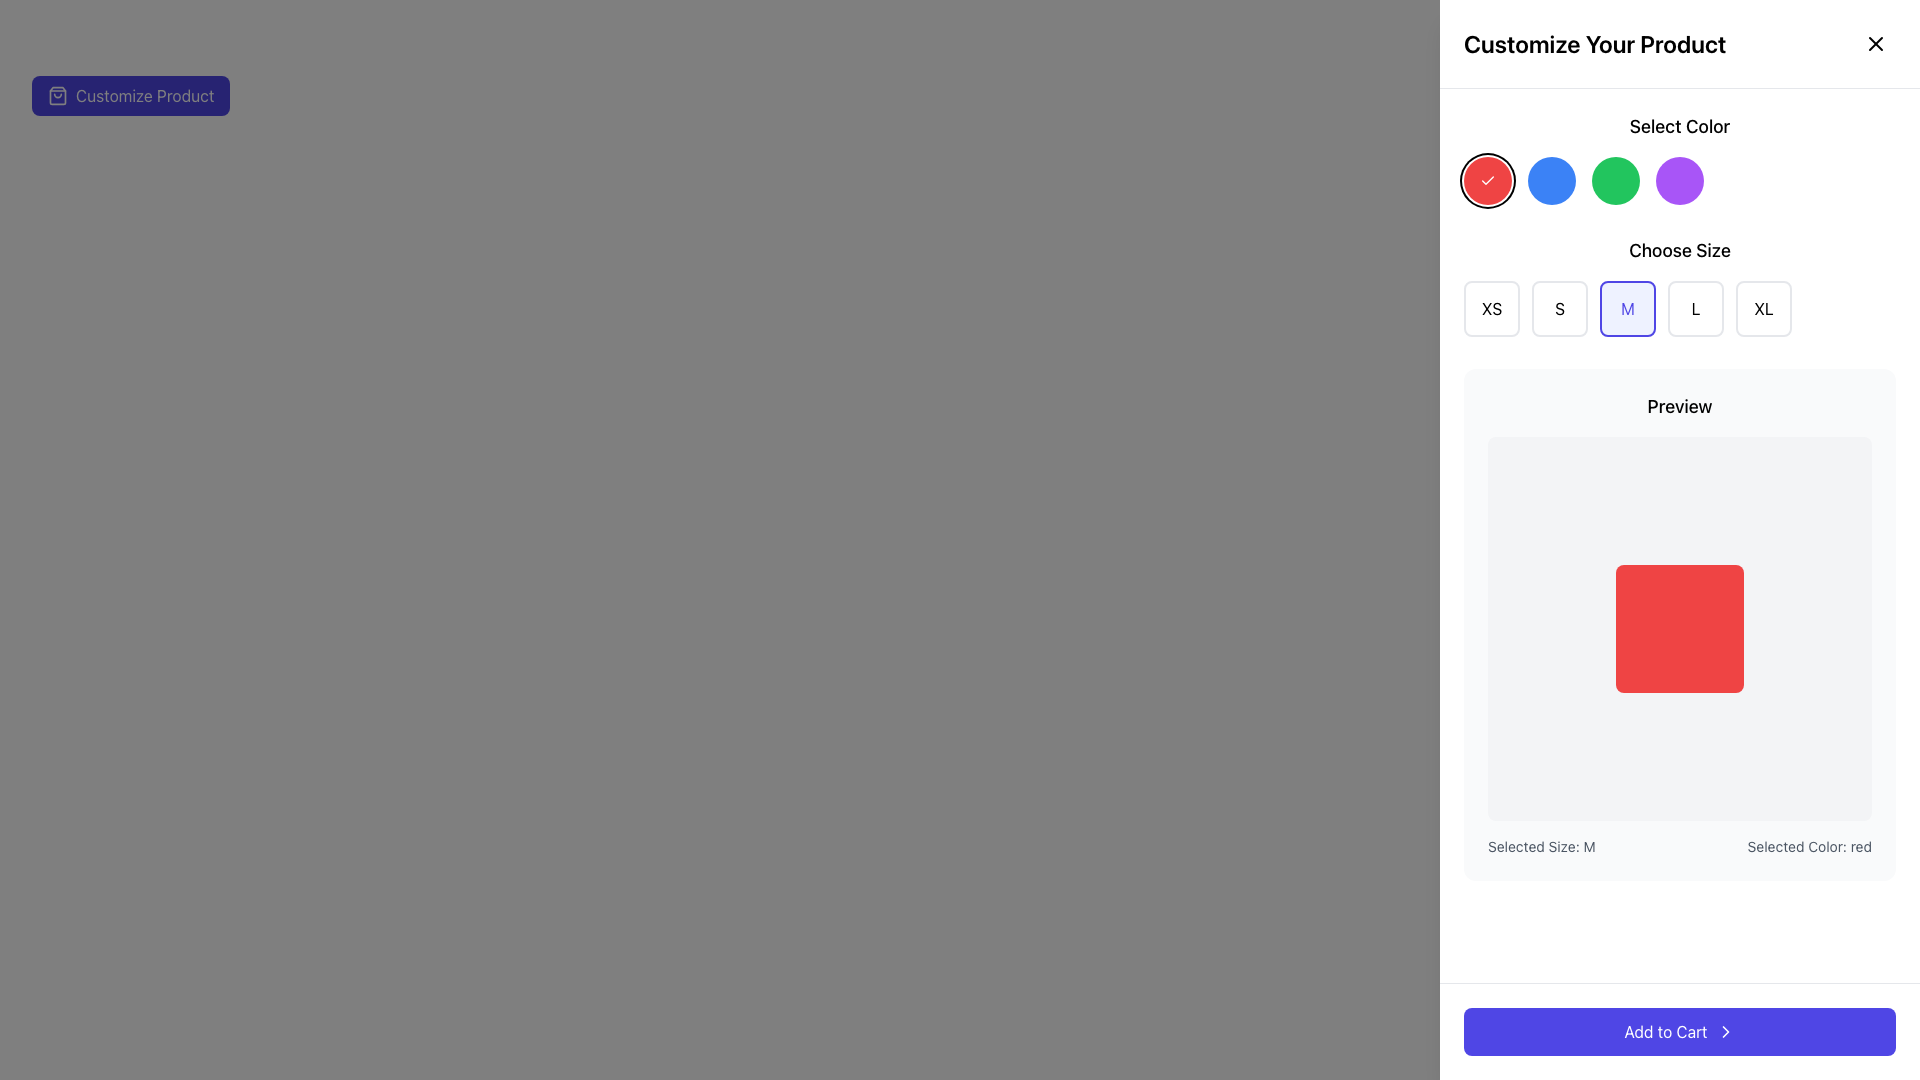 This screenshot has height=1080, width=1920. Describe the element at coordinates (1627, 308) in the screenshot. I see `the 'M' size button in the size selection interface` at that location.